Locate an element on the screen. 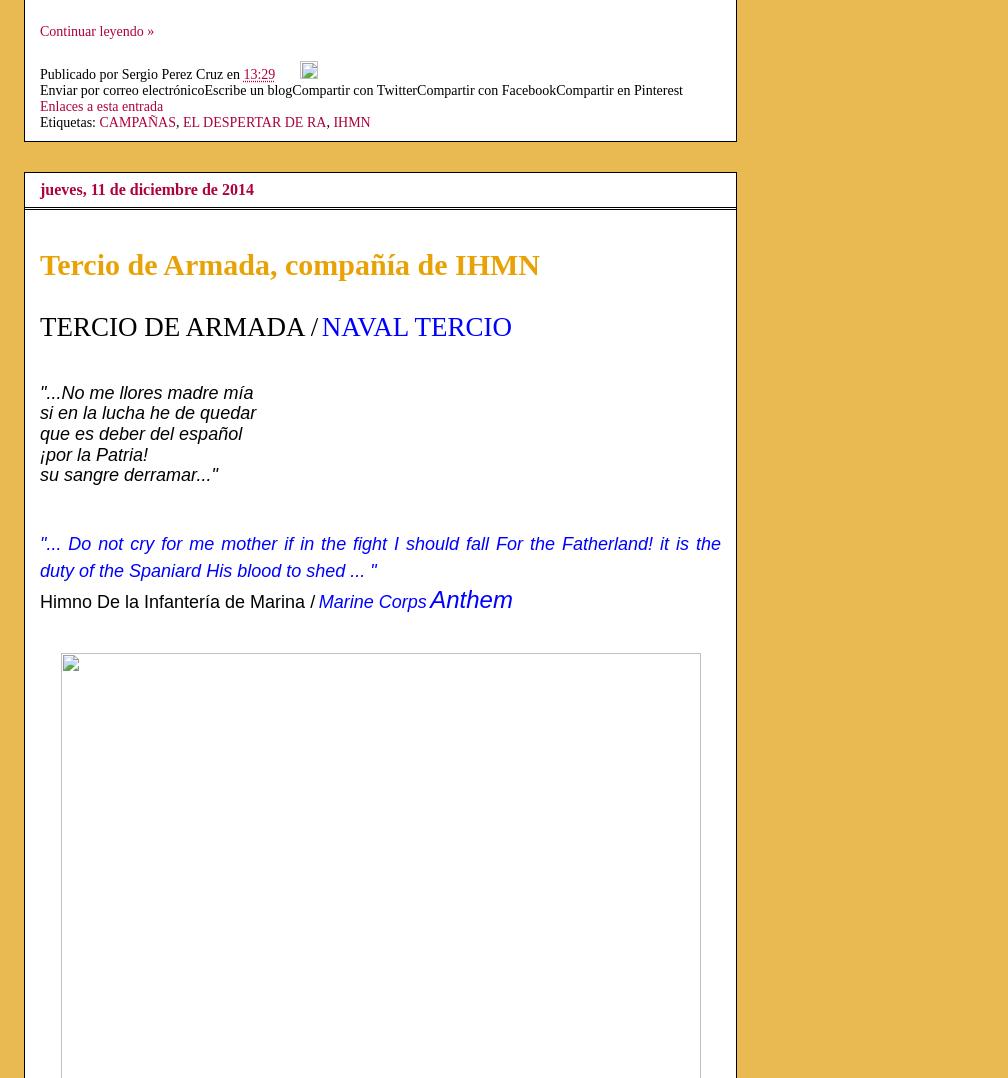  'su sangre derramar..."' is located at coordinates (128, 473).